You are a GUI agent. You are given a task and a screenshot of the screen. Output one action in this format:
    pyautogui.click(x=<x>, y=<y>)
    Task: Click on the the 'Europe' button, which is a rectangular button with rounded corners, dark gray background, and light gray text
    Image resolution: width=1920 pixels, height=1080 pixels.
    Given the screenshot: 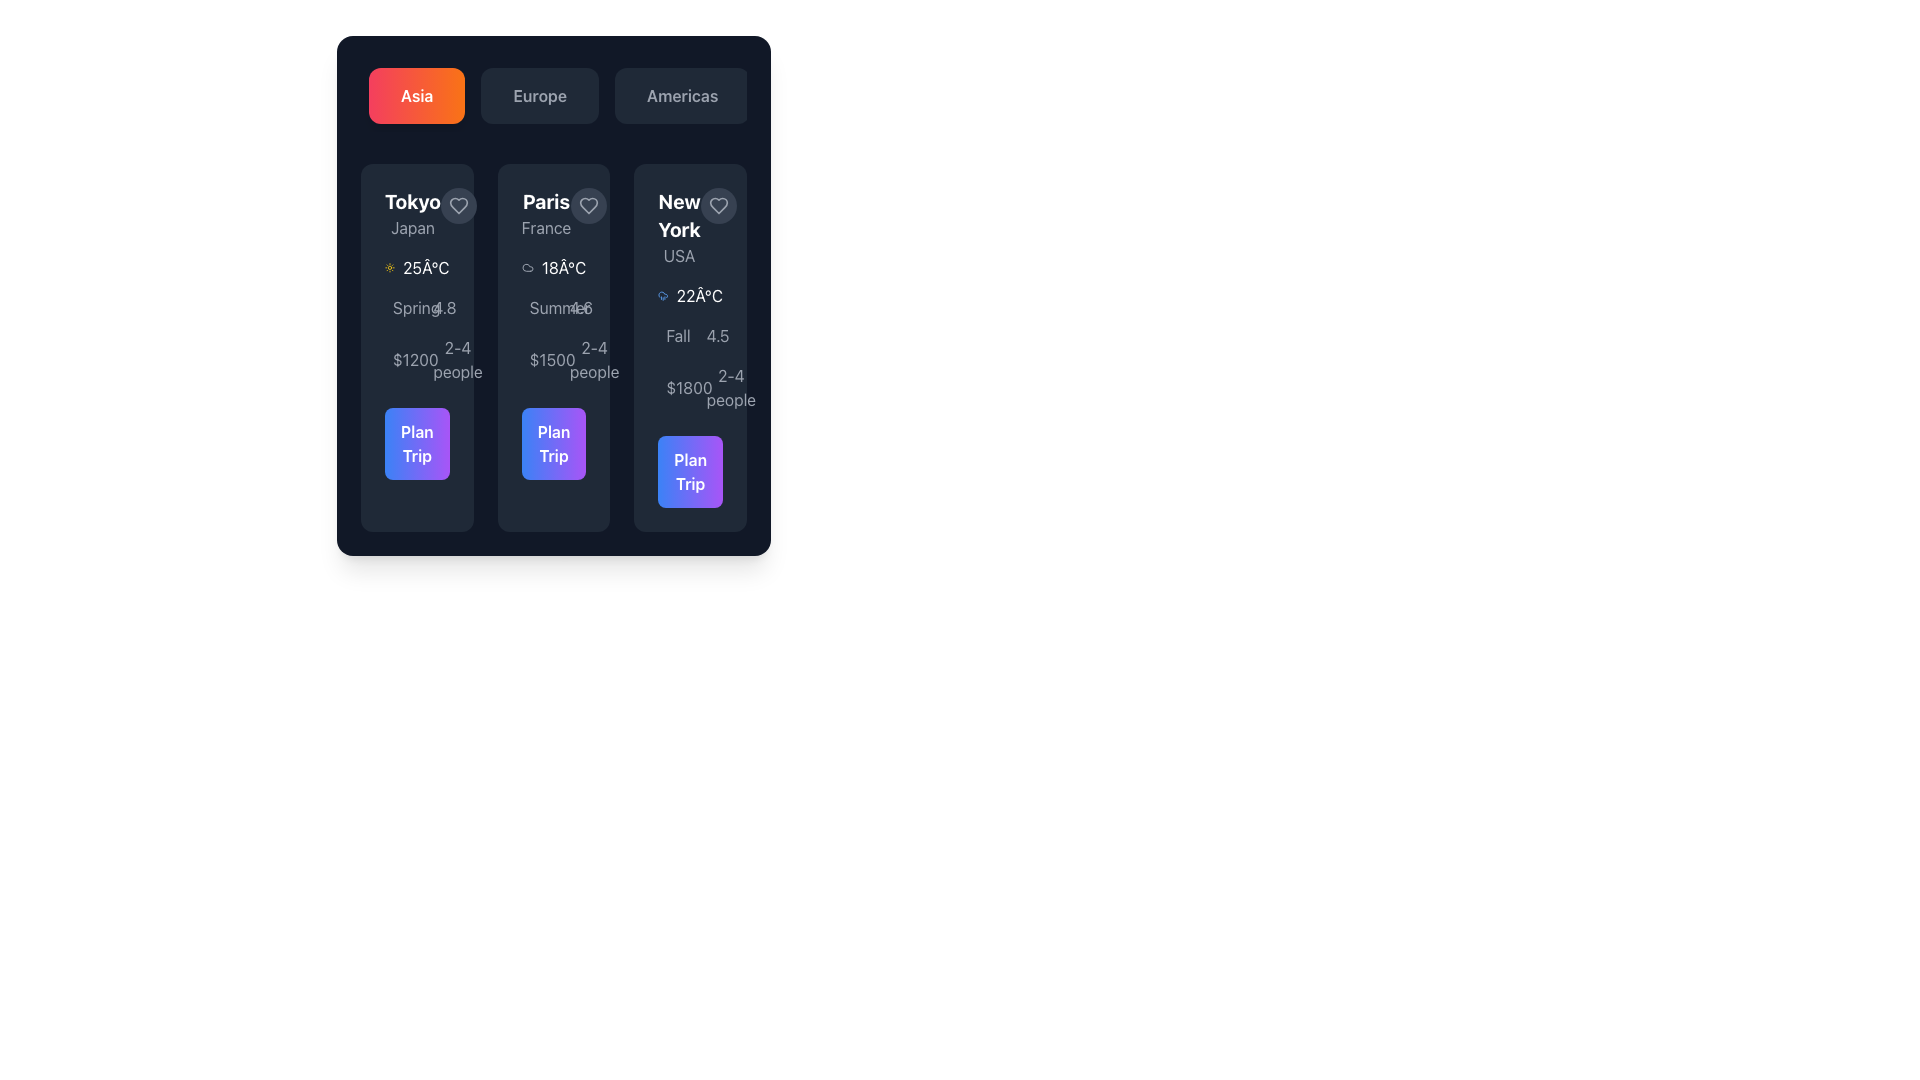 What is the action you would take?
    pyautogui.click(x=540, y=96)
    